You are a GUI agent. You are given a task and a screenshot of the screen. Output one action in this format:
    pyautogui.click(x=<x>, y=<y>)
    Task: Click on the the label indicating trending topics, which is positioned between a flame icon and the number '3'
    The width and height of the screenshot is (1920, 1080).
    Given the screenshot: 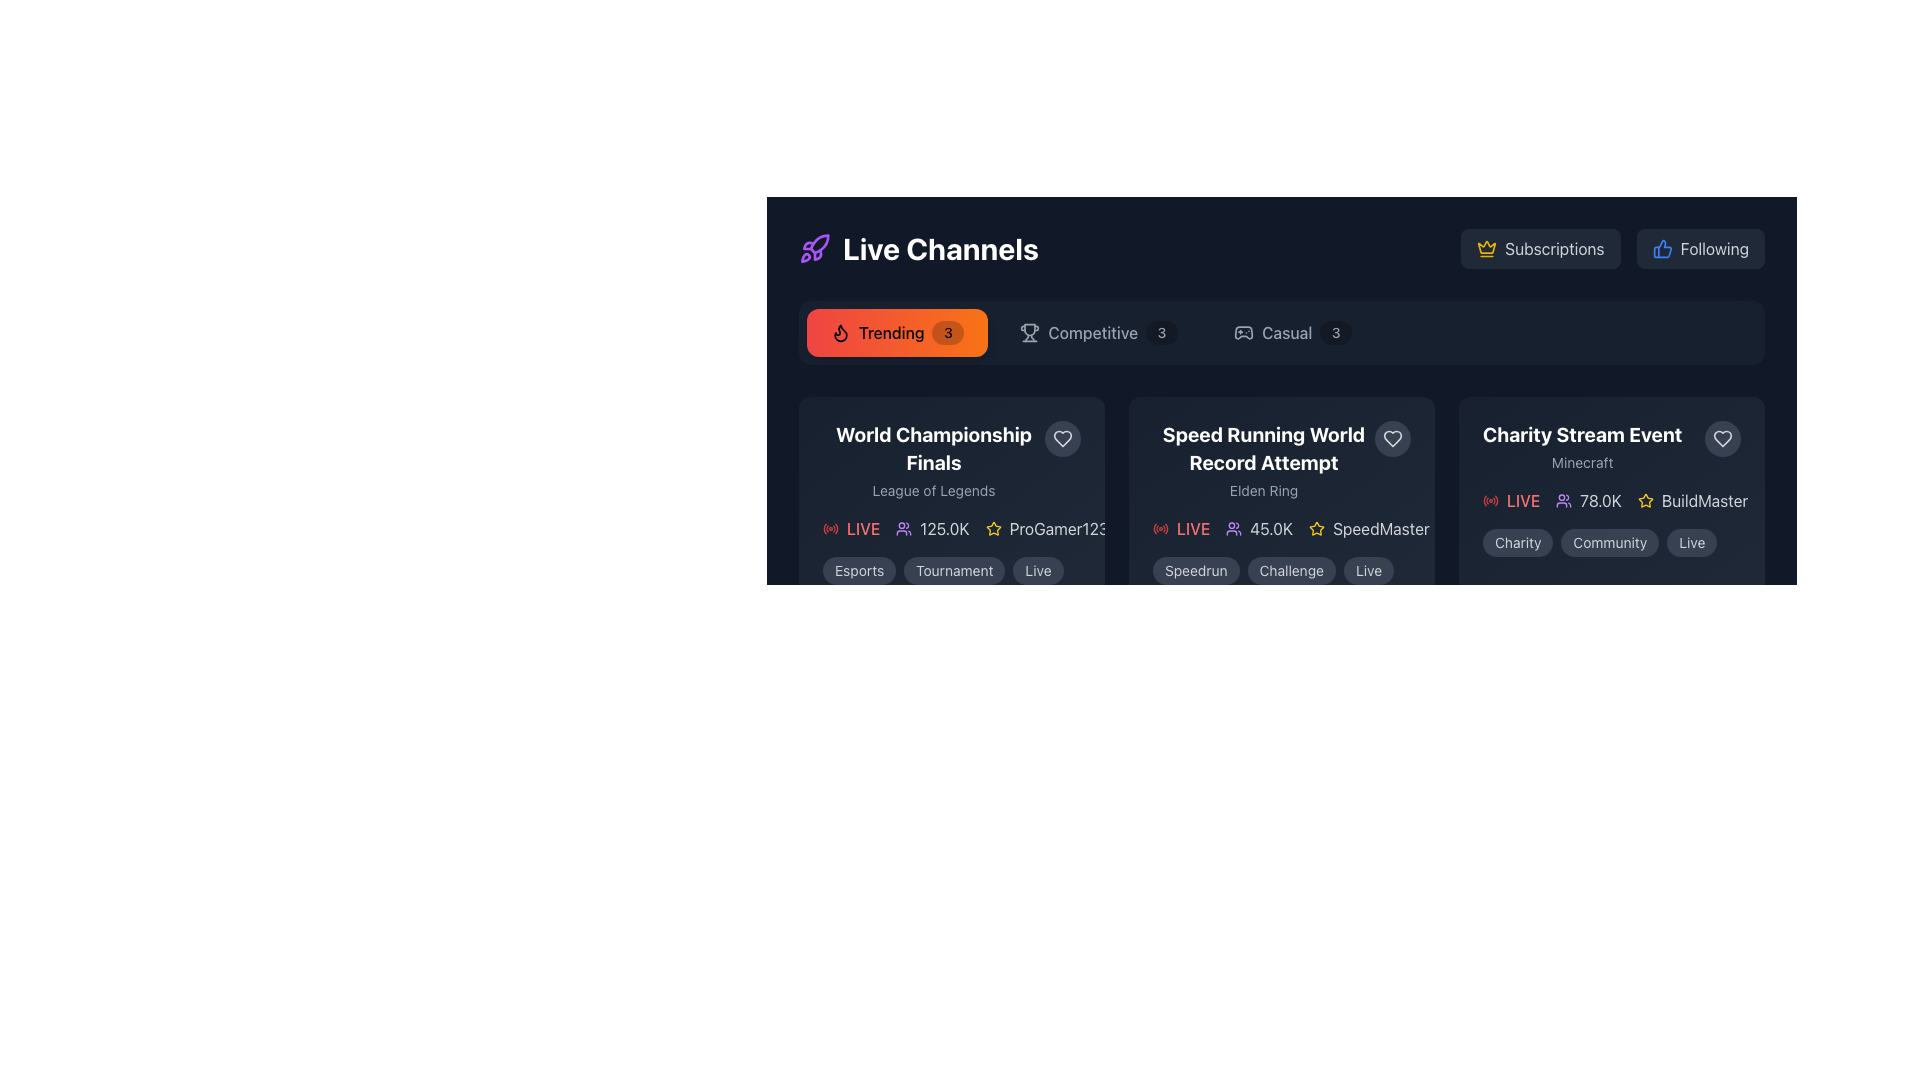 What is the action you would take?
    pyautogui.click(x=890, y=331)
    